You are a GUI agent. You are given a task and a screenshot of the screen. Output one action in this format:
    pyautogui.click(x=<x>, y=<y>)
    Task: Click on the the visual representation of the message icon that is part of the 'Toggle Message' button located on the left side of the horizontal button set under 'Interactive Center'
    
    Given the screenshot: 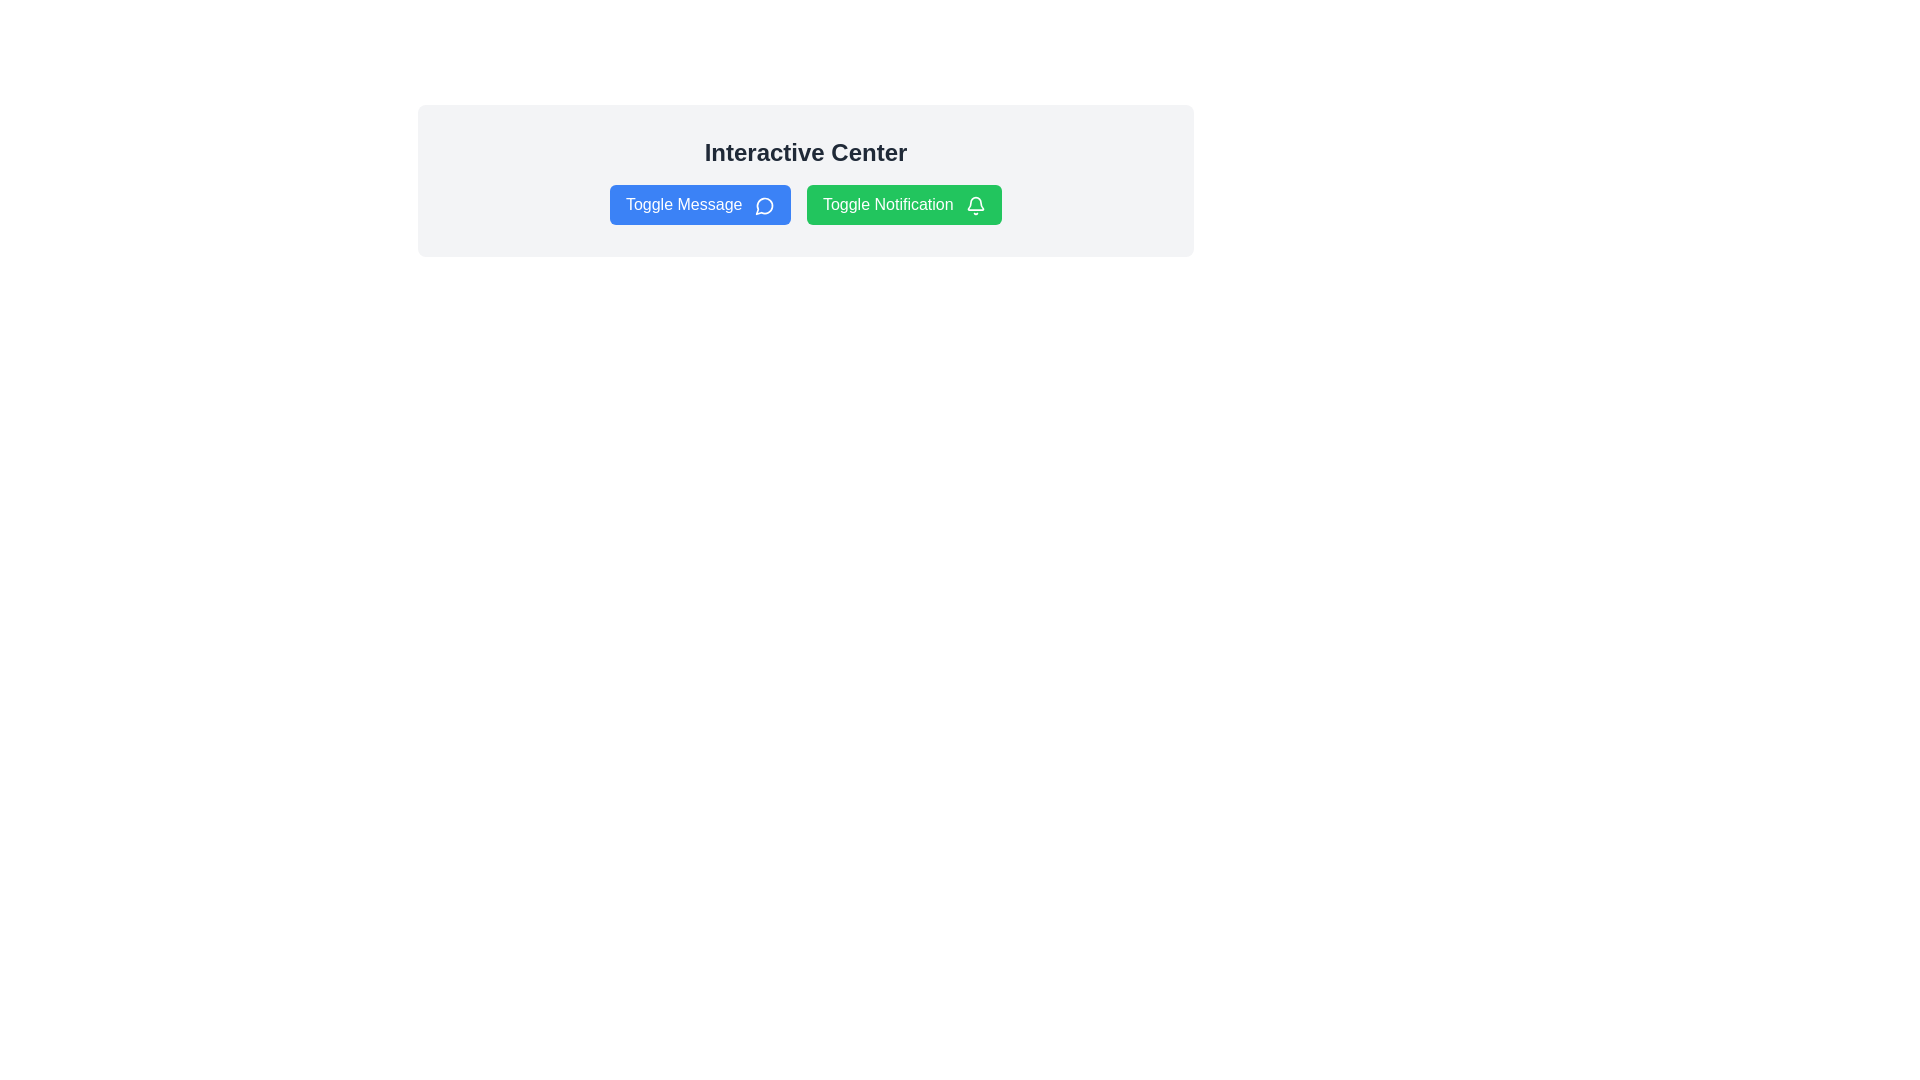 What is the action you would take?
    pyautogui.click(x=763, y=206)
    